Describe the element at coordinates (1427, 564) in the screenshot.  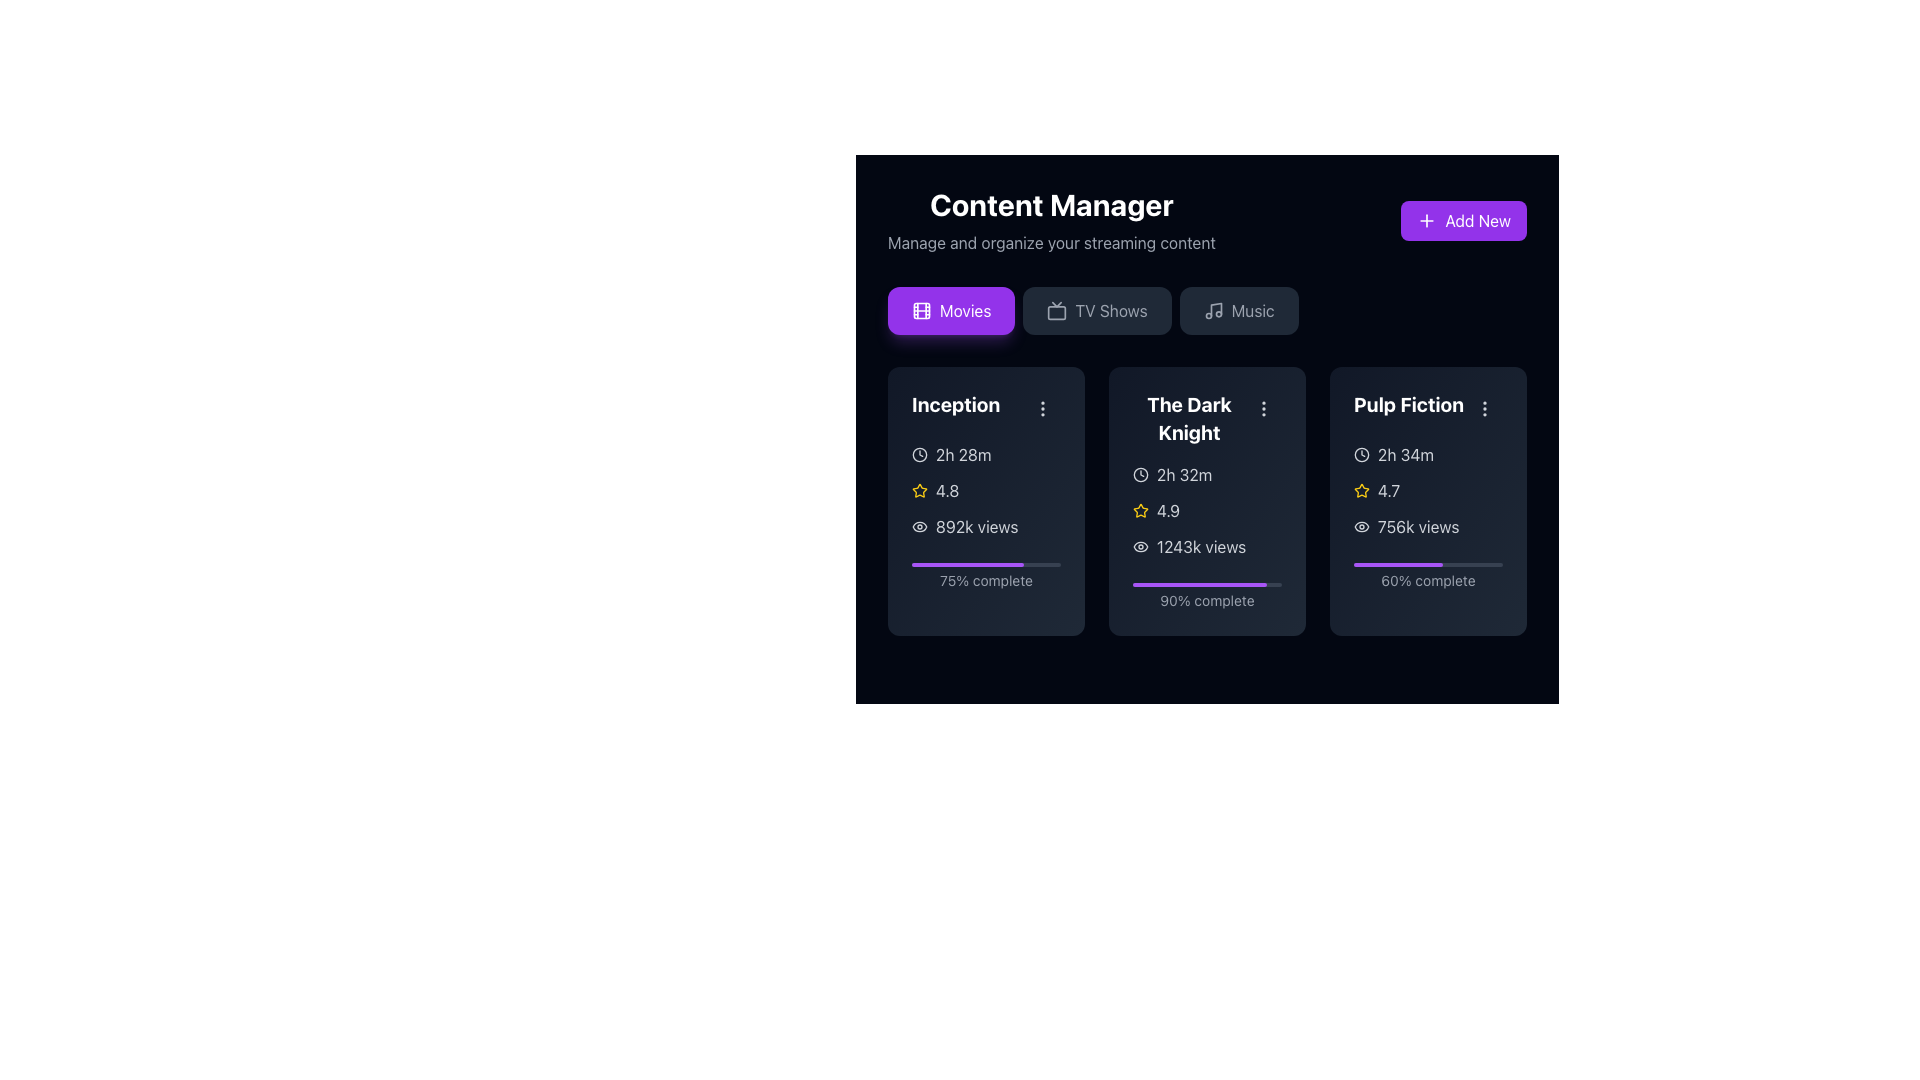
I see `the progress bar indicating 60% completion located at the bottom section of the 'Pulp Fiction' card` at that location.